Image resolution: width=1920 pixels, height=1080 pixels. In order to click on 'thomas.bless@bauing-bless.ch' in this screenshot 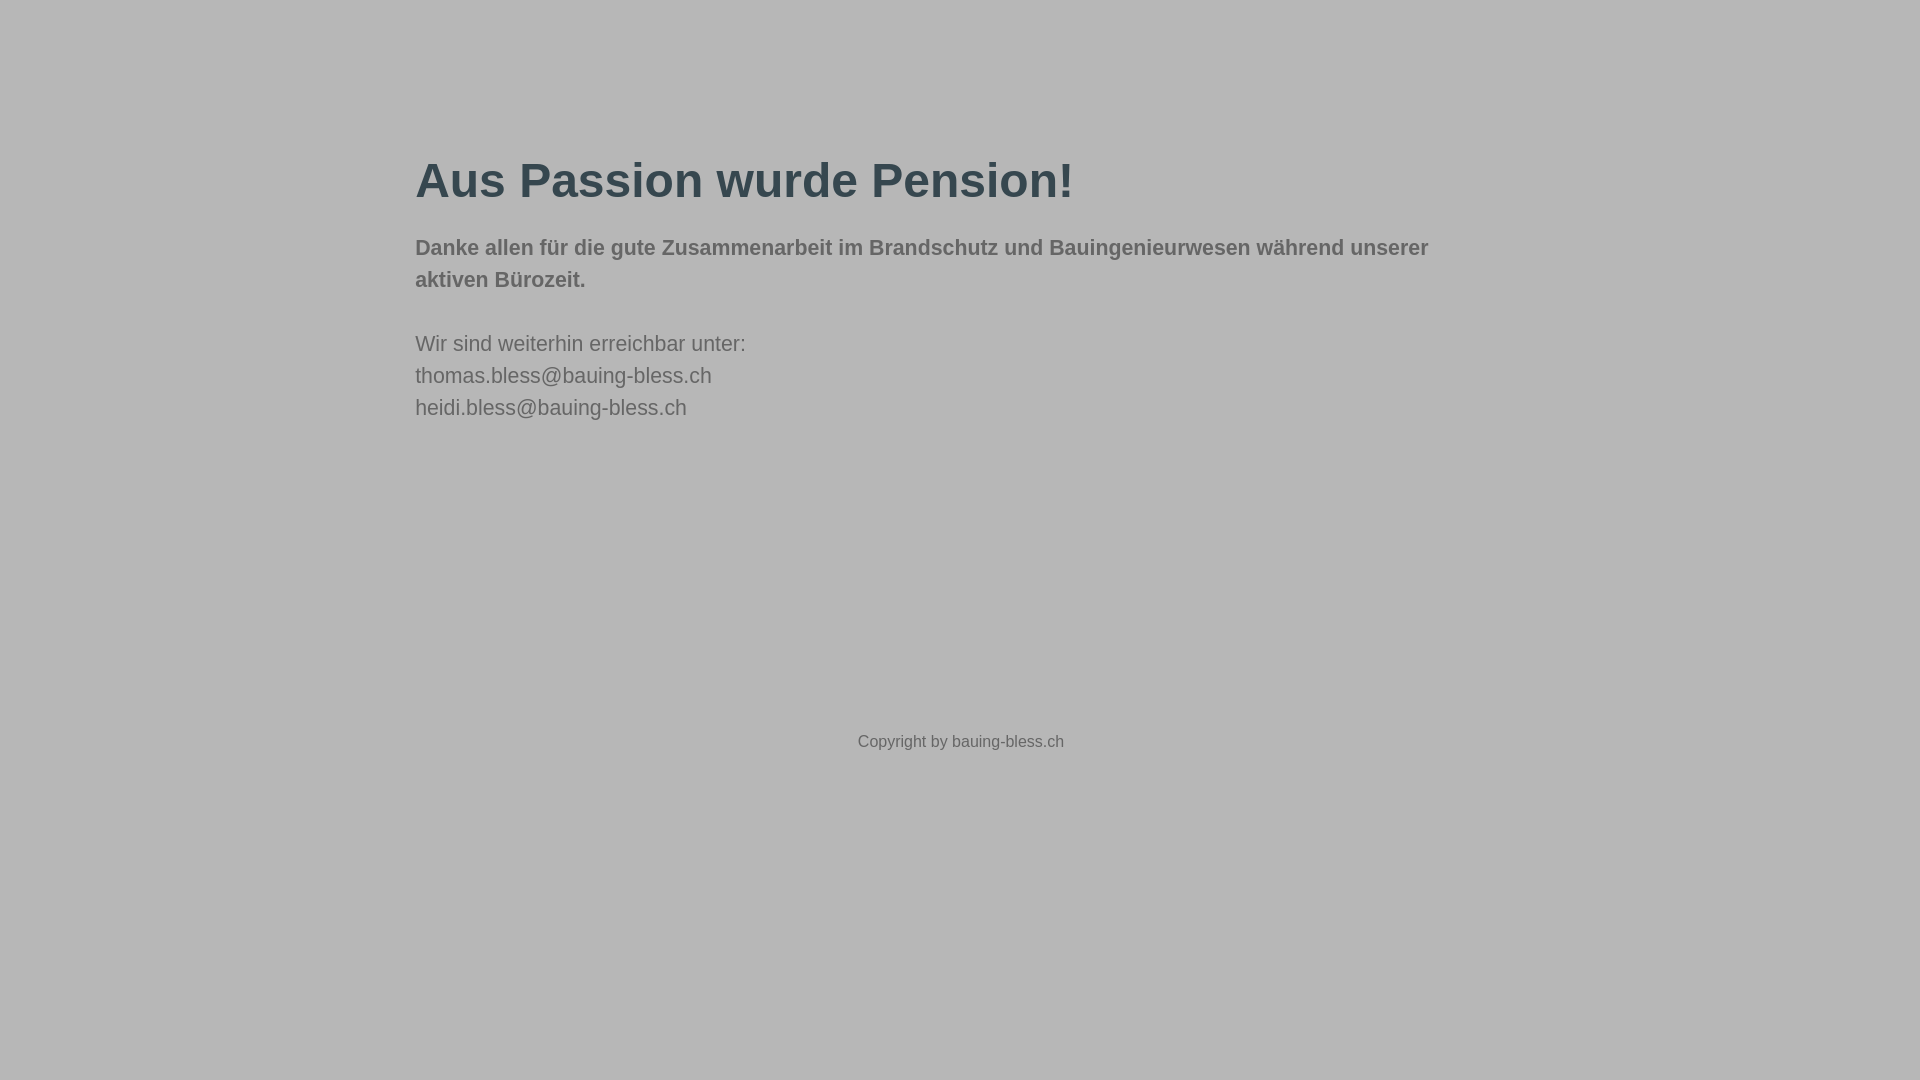, I will do `click(562, 375)`.